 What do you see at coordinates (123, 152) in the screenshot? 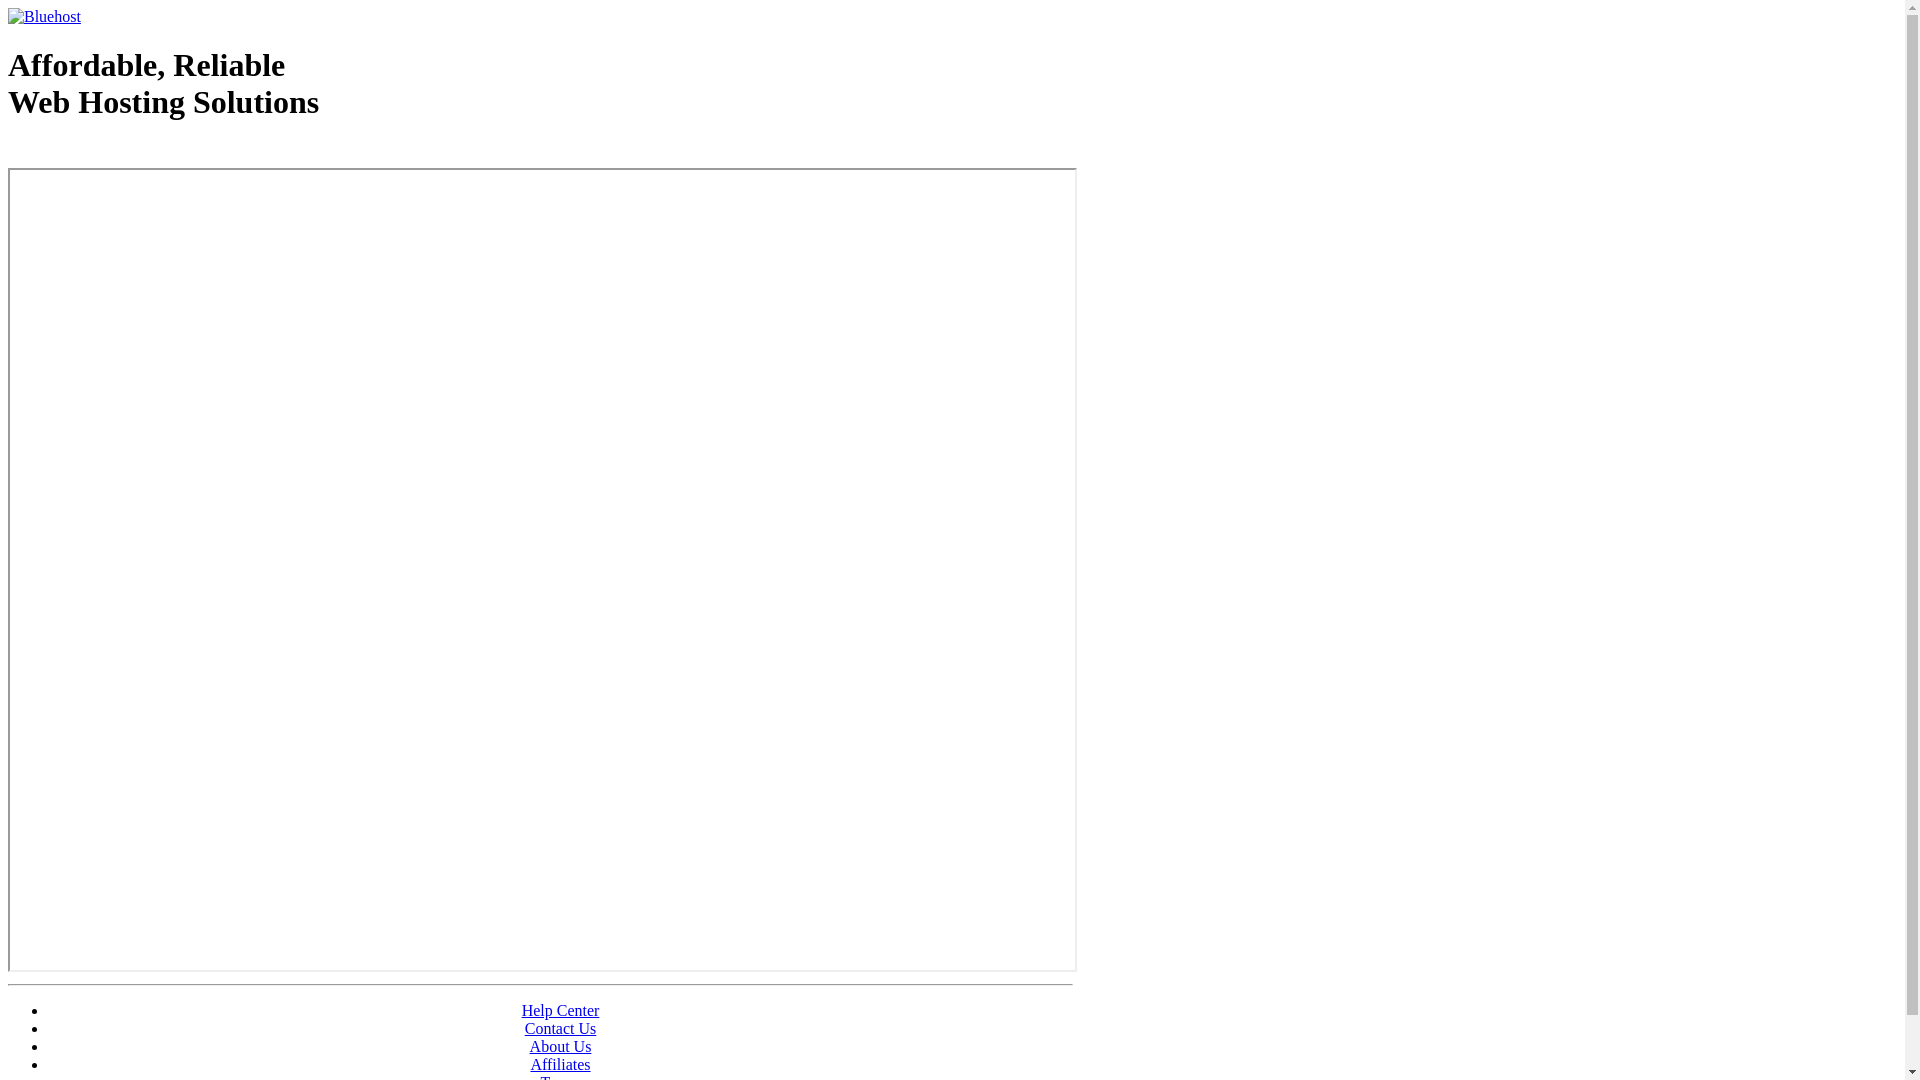
I see `'Web Hosting - courtesy of www.bluehost.com'` at bounding box center [123, 152].